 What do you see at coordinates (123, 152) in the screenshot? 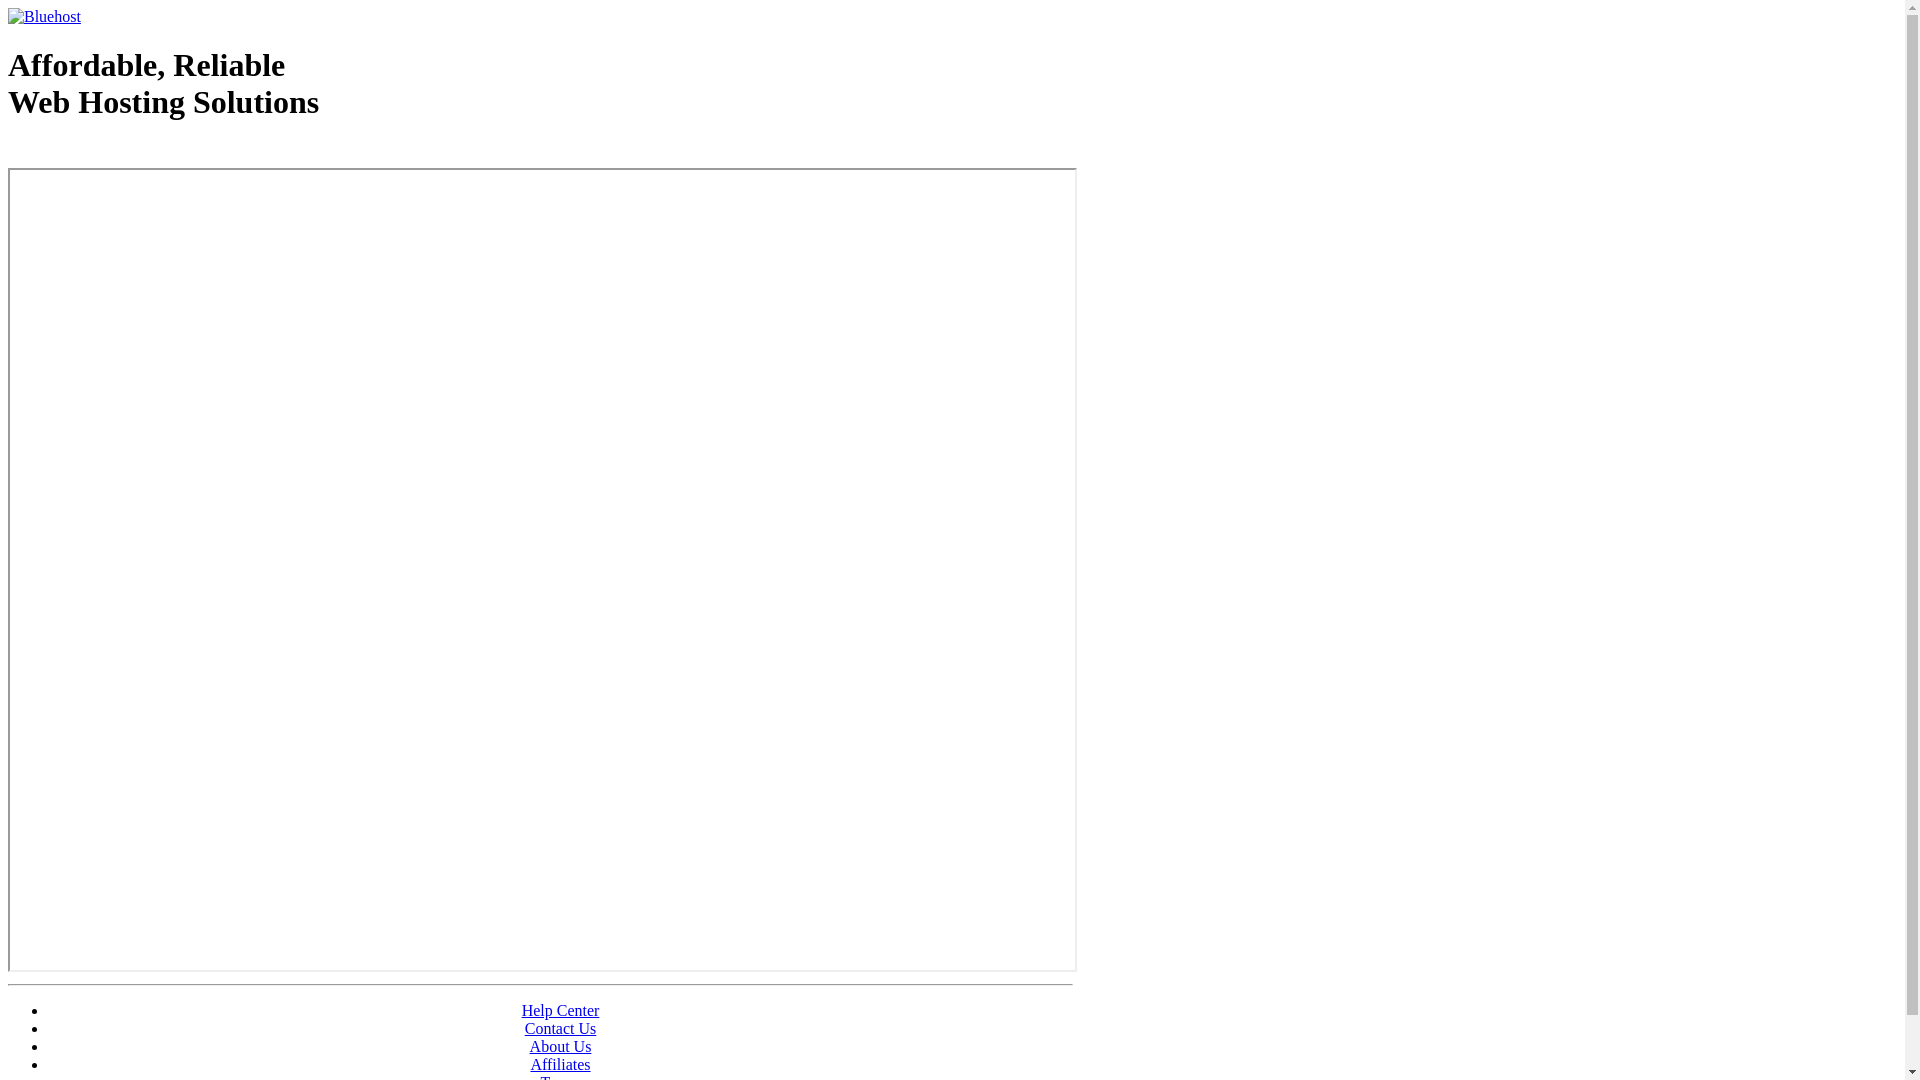
I see `'Web Hosting - courtesy of www.bluehost.com'` at bounding box center [123, 152].